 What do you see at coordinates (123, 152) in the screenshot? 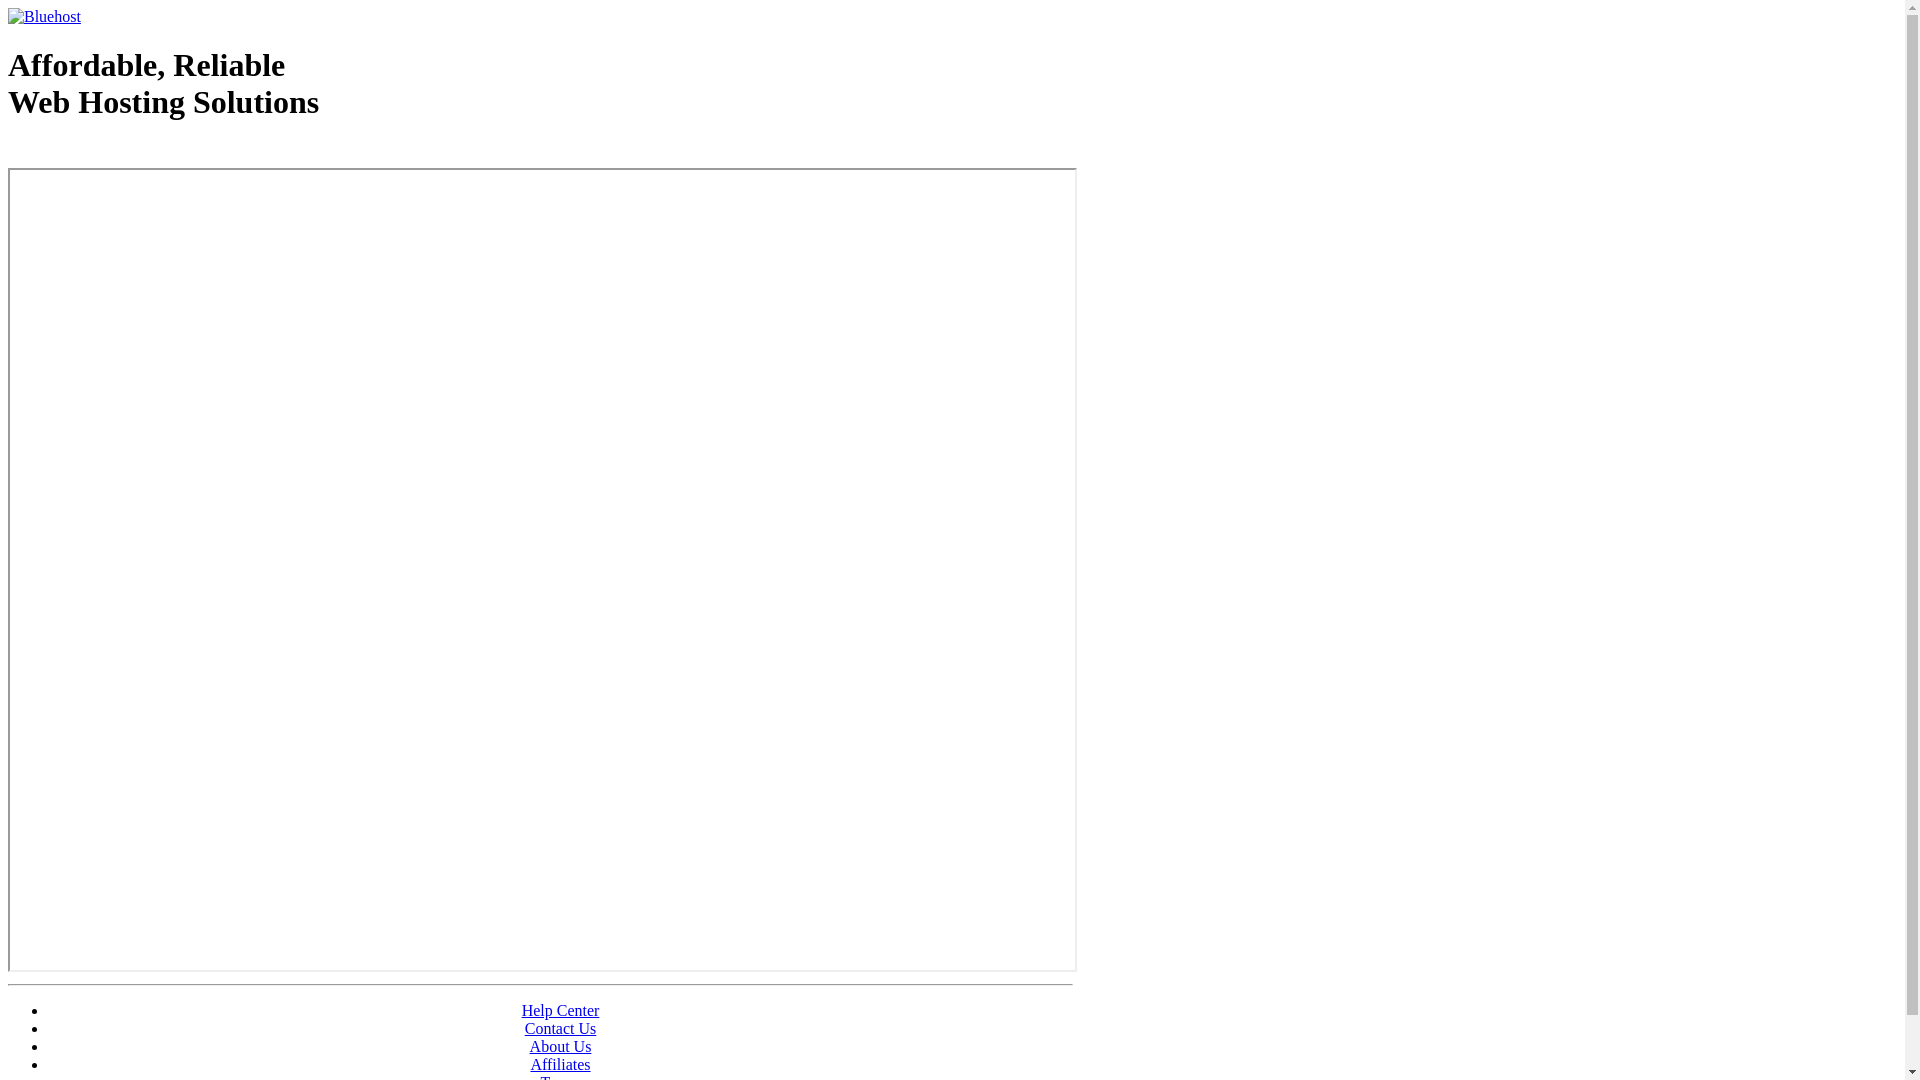
I see `'Web Hosting - courtesy of www.bluehost.com'` at bounding box center [123, 152].